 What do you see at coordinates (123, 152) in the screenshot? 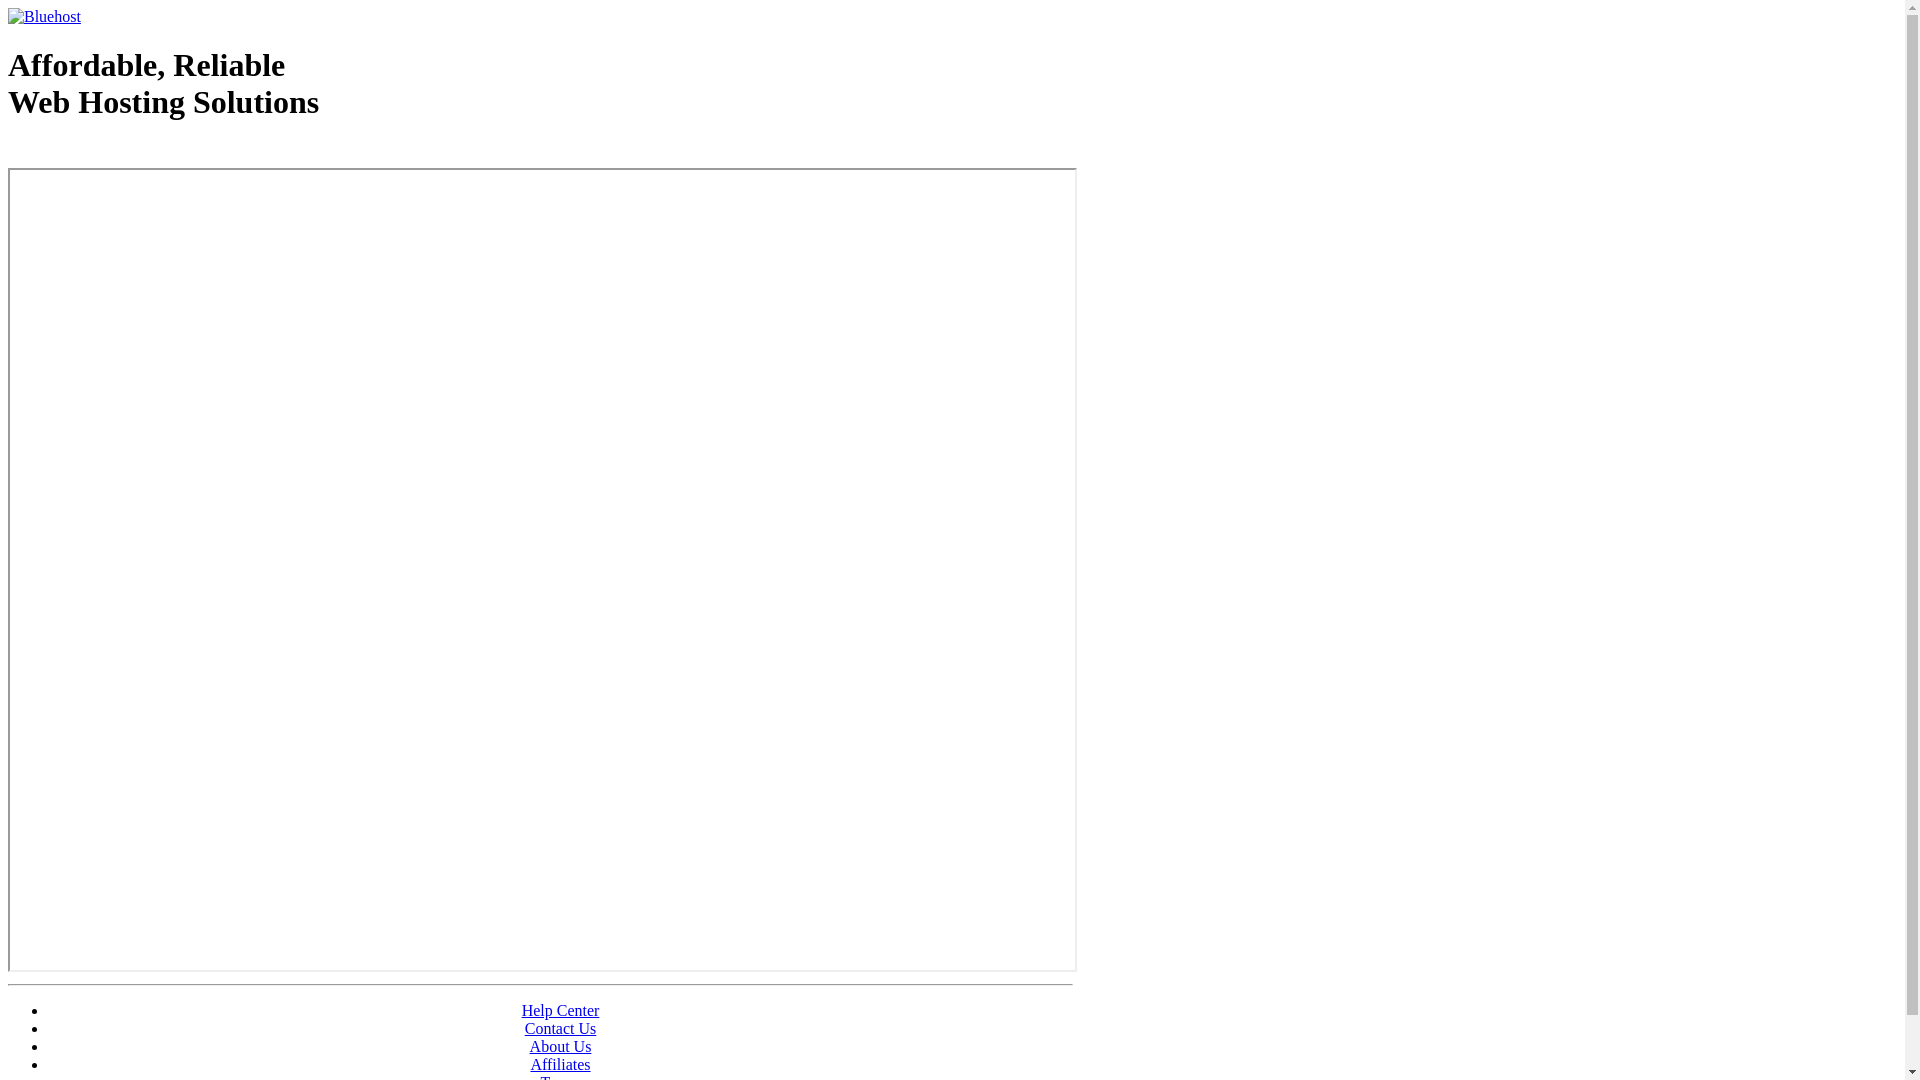
I see `'Web Hosting - courtesy of www.bluehost.com'` at bounding box center [123, 152].